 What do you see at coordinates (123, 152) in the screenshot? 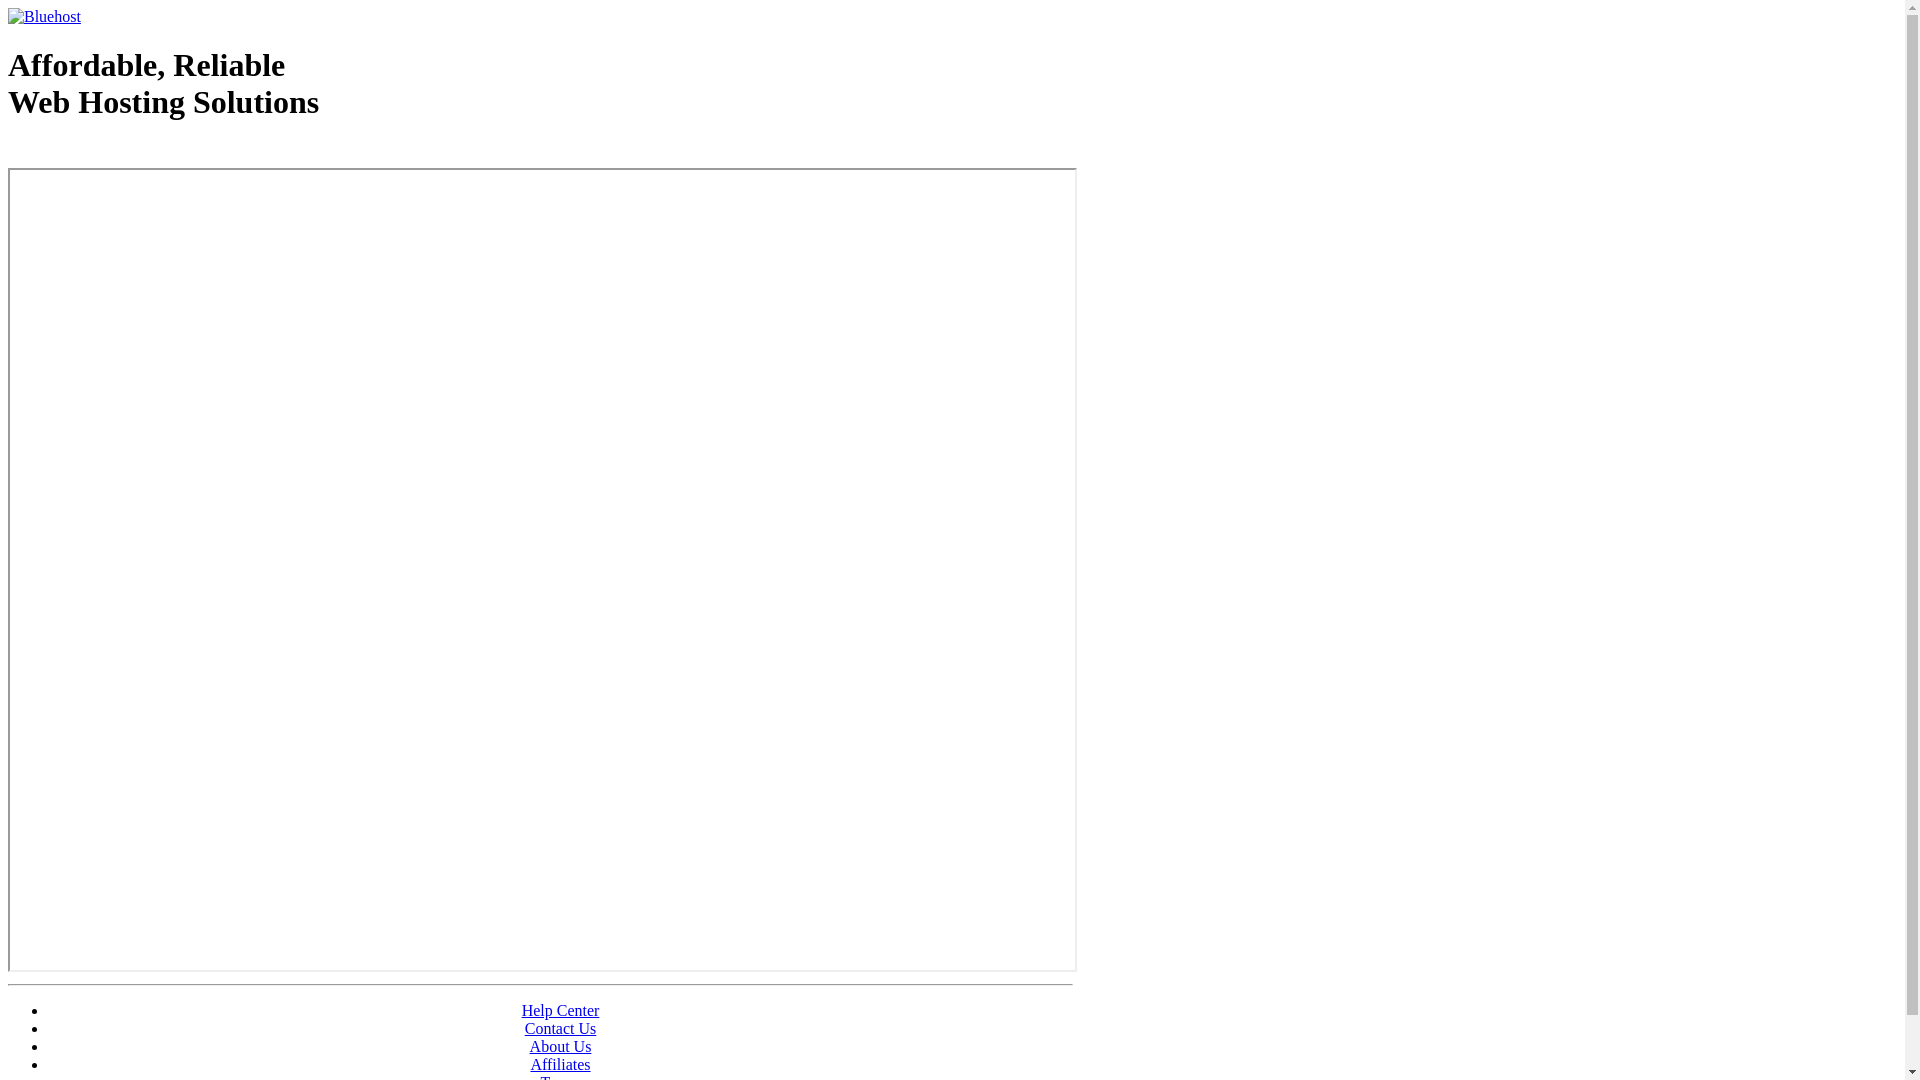
I see `'Web Hosting - courtesy of www.bluehost.com'` at bounding box center [123, 152].